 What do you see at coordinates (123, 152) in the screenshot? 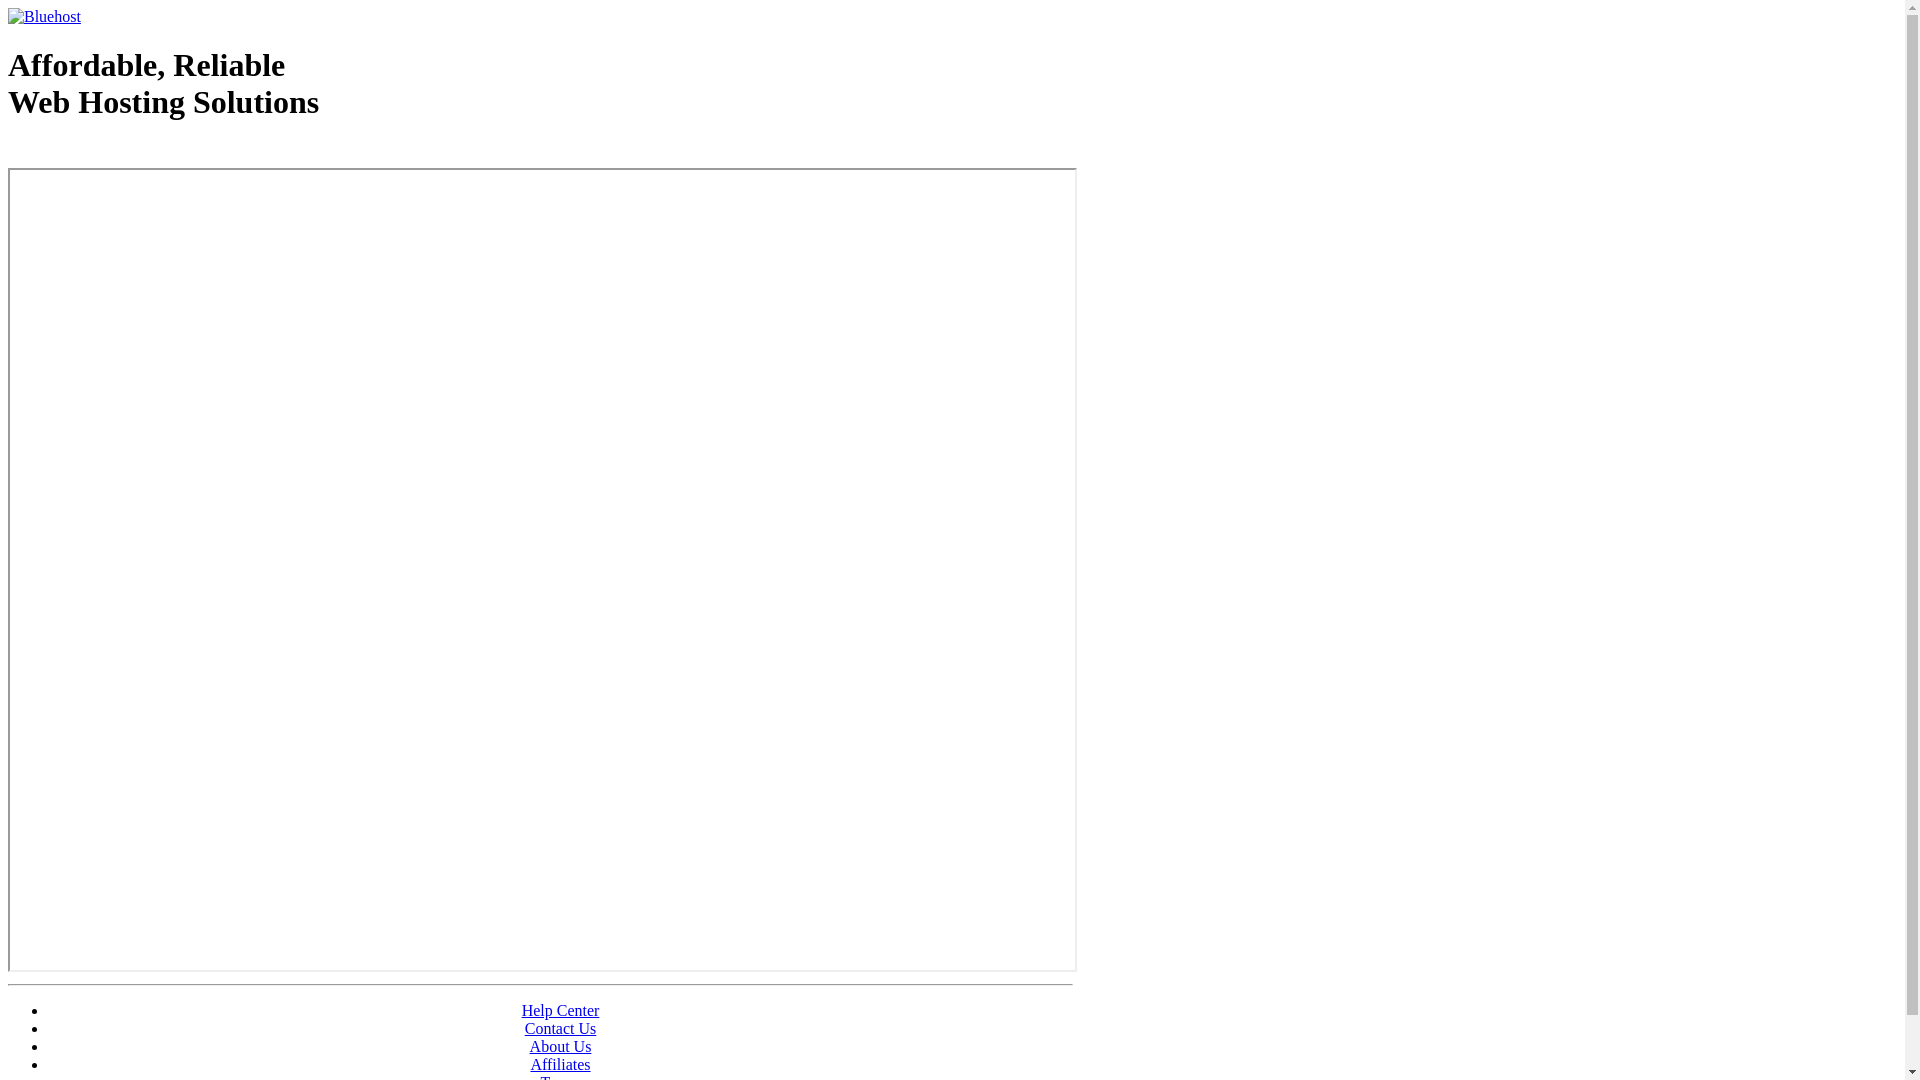
I see `'Web Hosting - courtesy of www.bluehost.com'` at bounding box center [123, 152].